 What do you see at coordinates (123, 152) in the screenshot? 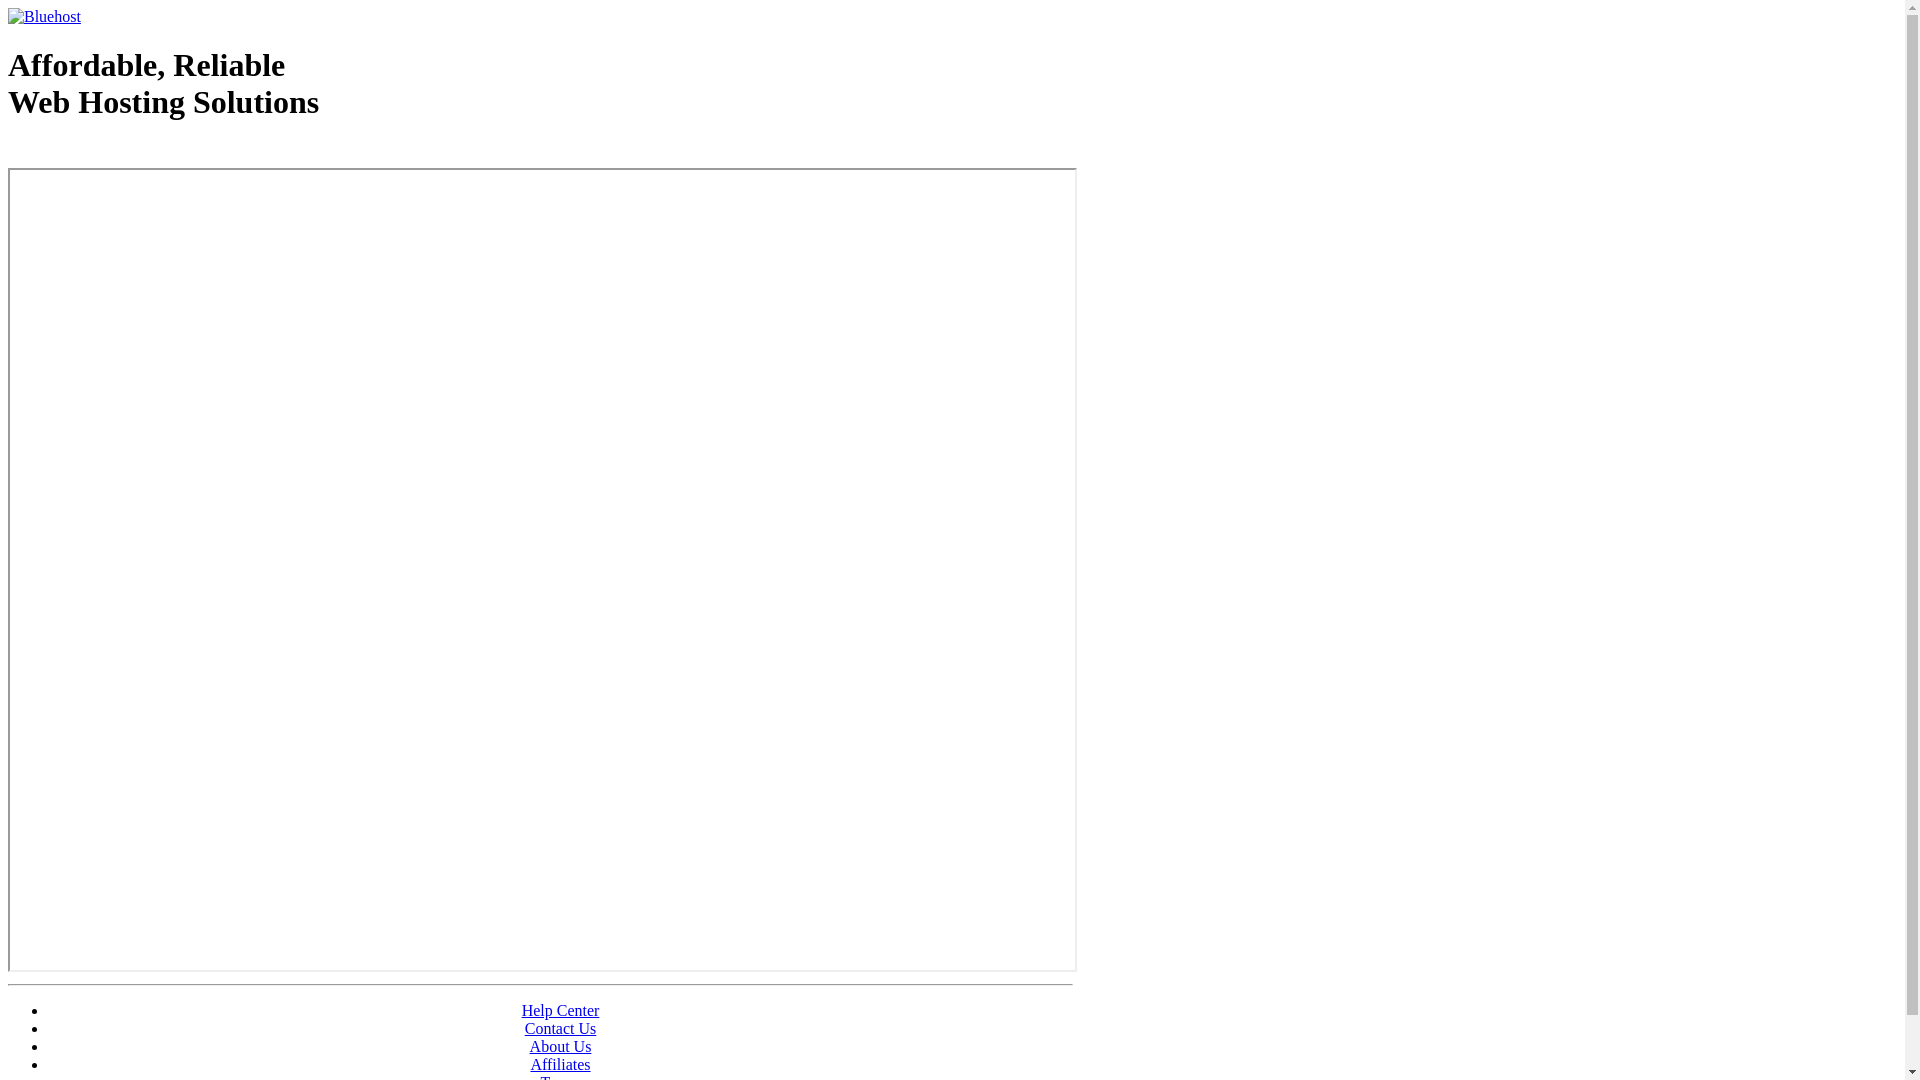
I see `'Web Hosting - courtesy of www.bluehost.com'` at bounding box center [123, 152].